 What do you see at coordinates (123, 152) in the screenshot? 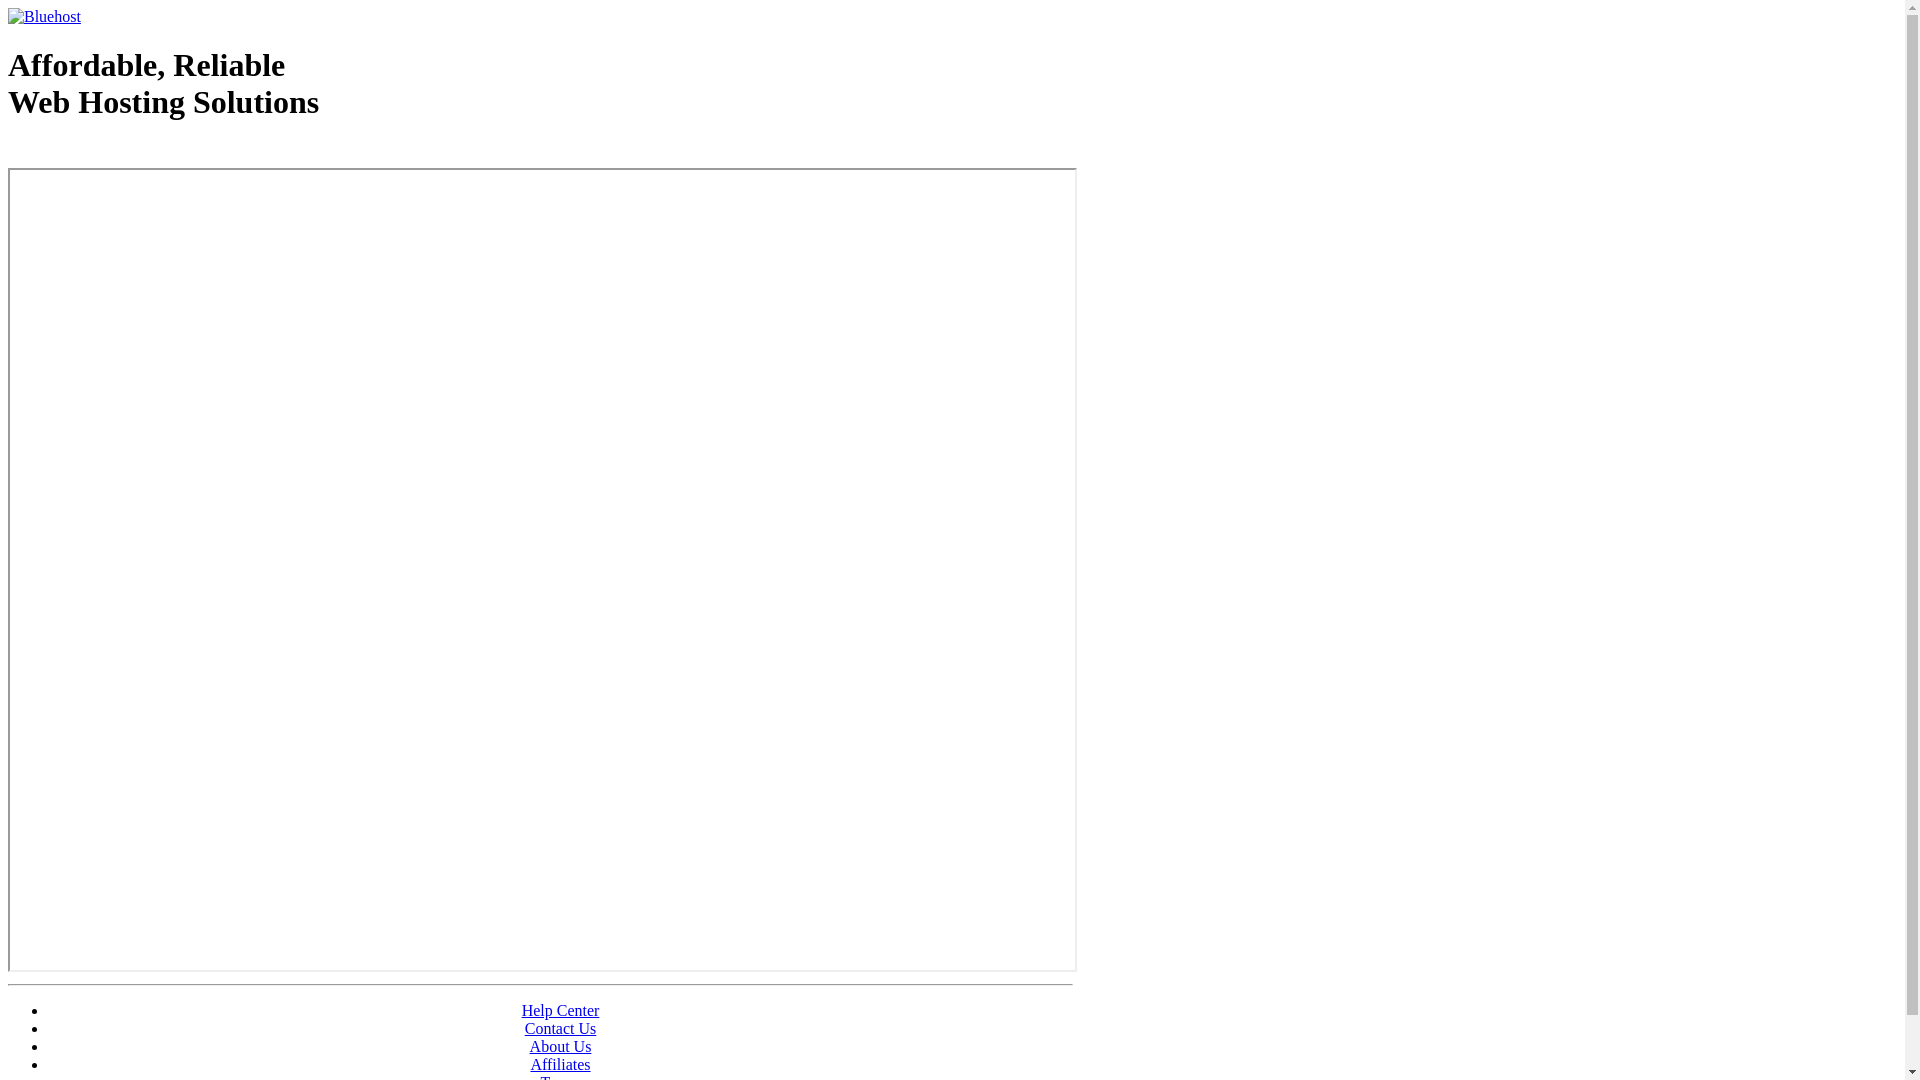
I see `'Web Hosting - courtesy of www.bluehost.com'` at bounding box center [123, 152].